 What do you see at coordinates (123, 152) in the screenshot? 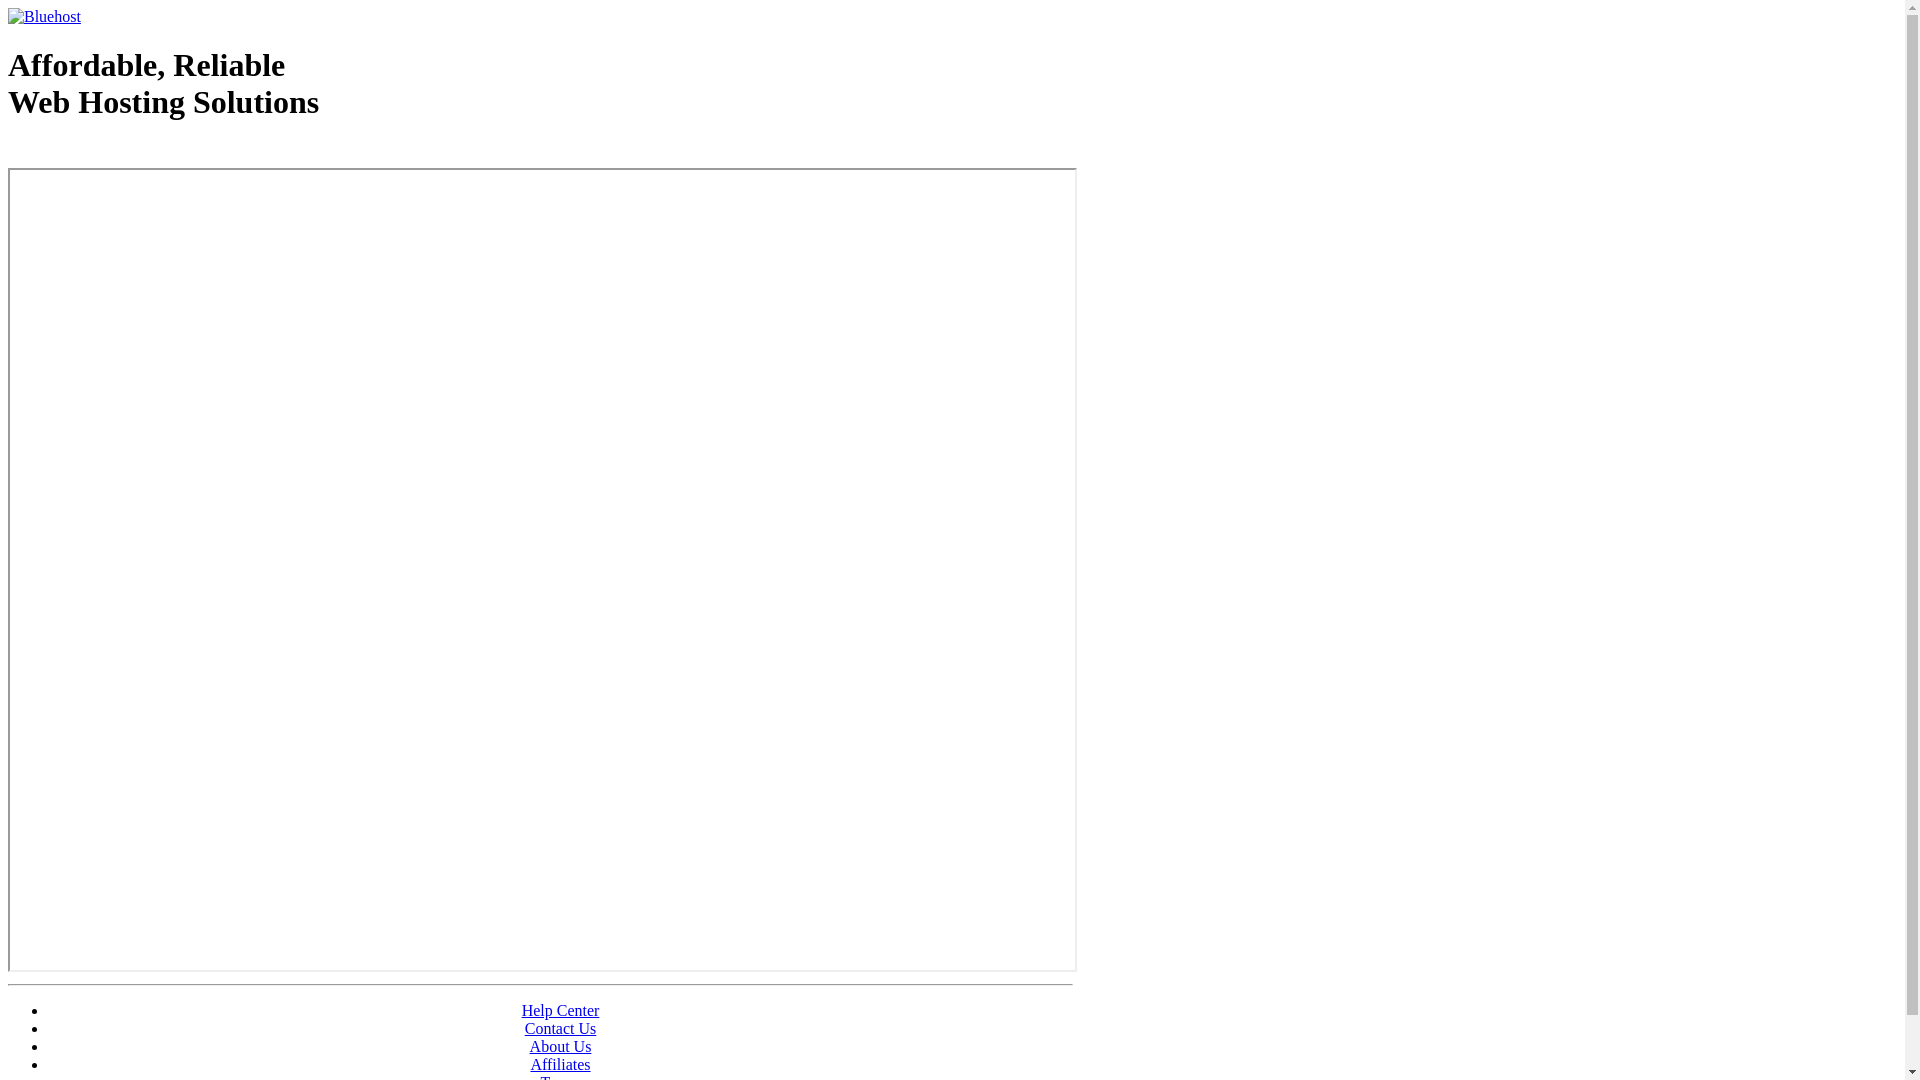
I see `'Web Hosting - courtesy of www.bluehost.com'` at bounding box center [123, 152].